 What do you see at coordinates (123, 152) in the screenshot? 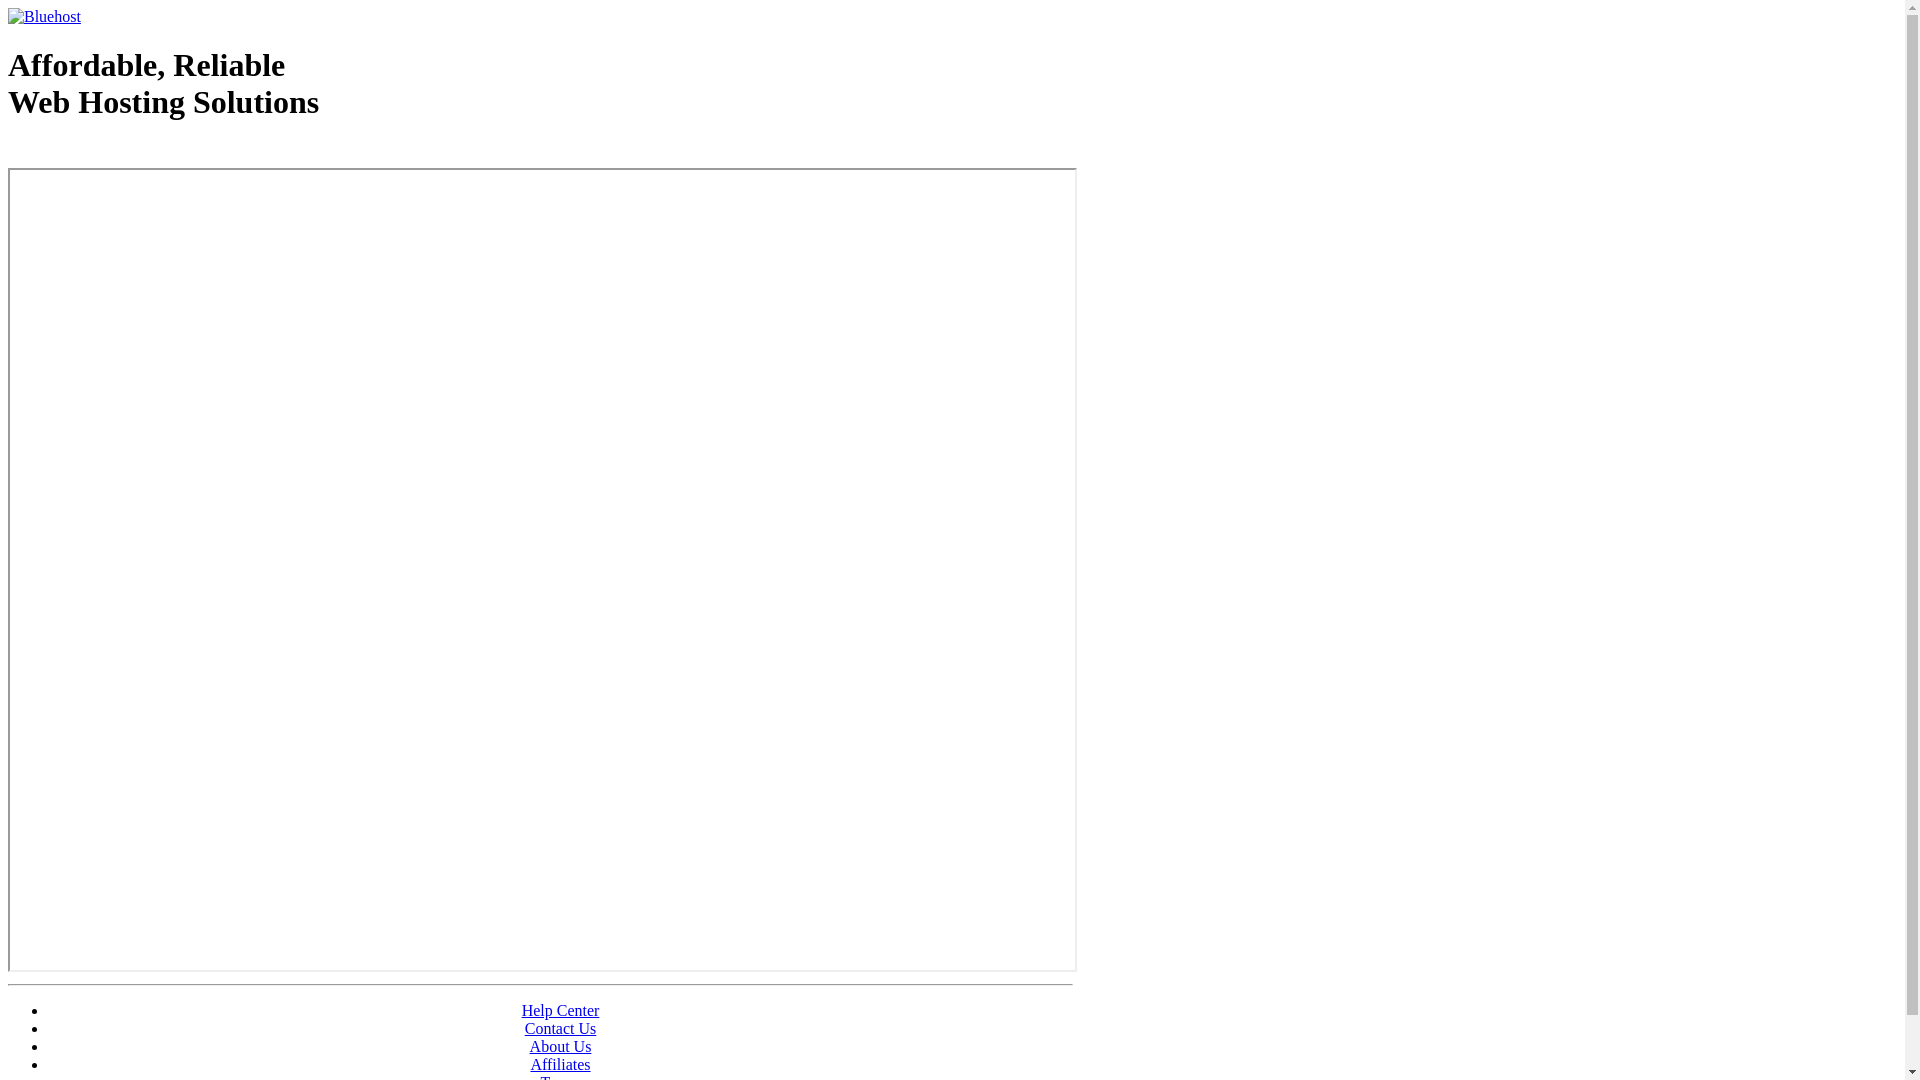
I see `'Web Hosting - courtesy of www.bluehost.com'` at bounding box center [123, 152].